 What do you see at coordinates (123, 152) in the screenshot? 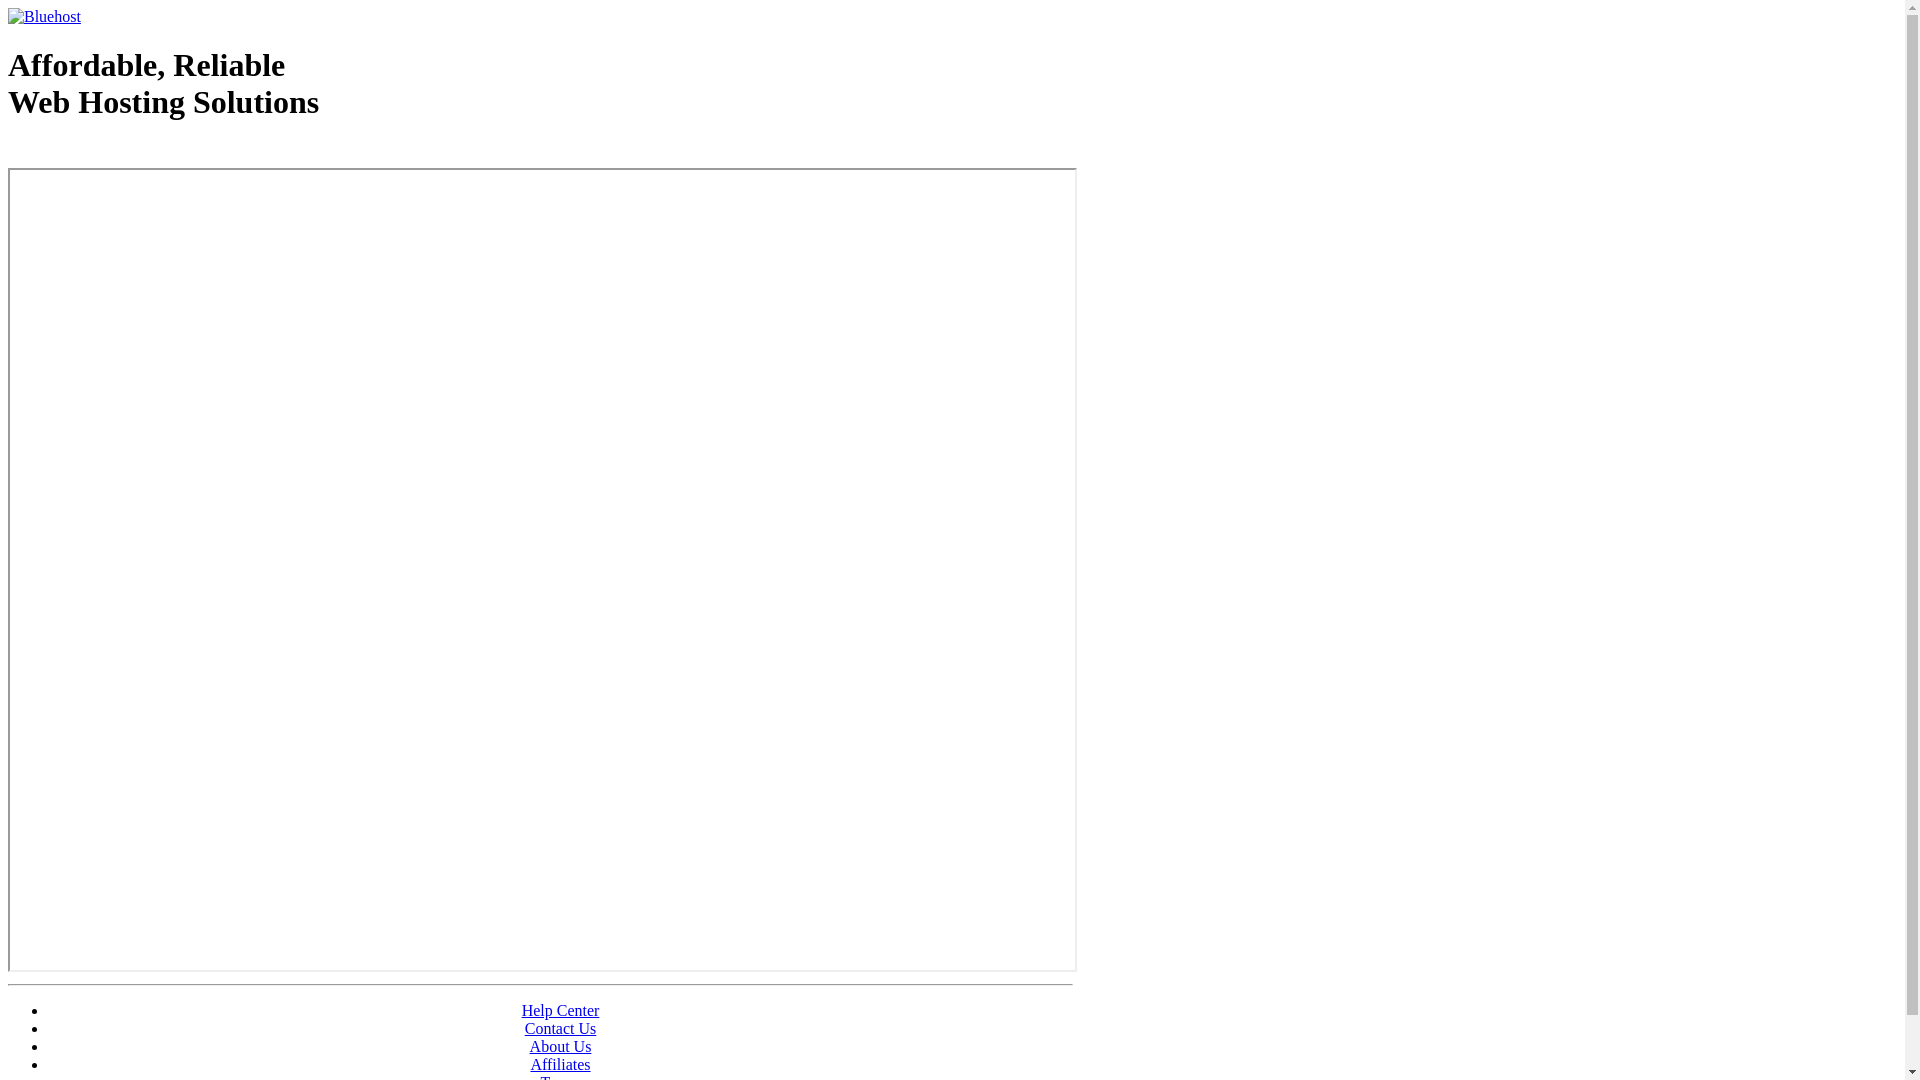
I see `'Web Hosting - courtesy of www.bluehost.com'` at bounding box center [123, 152].